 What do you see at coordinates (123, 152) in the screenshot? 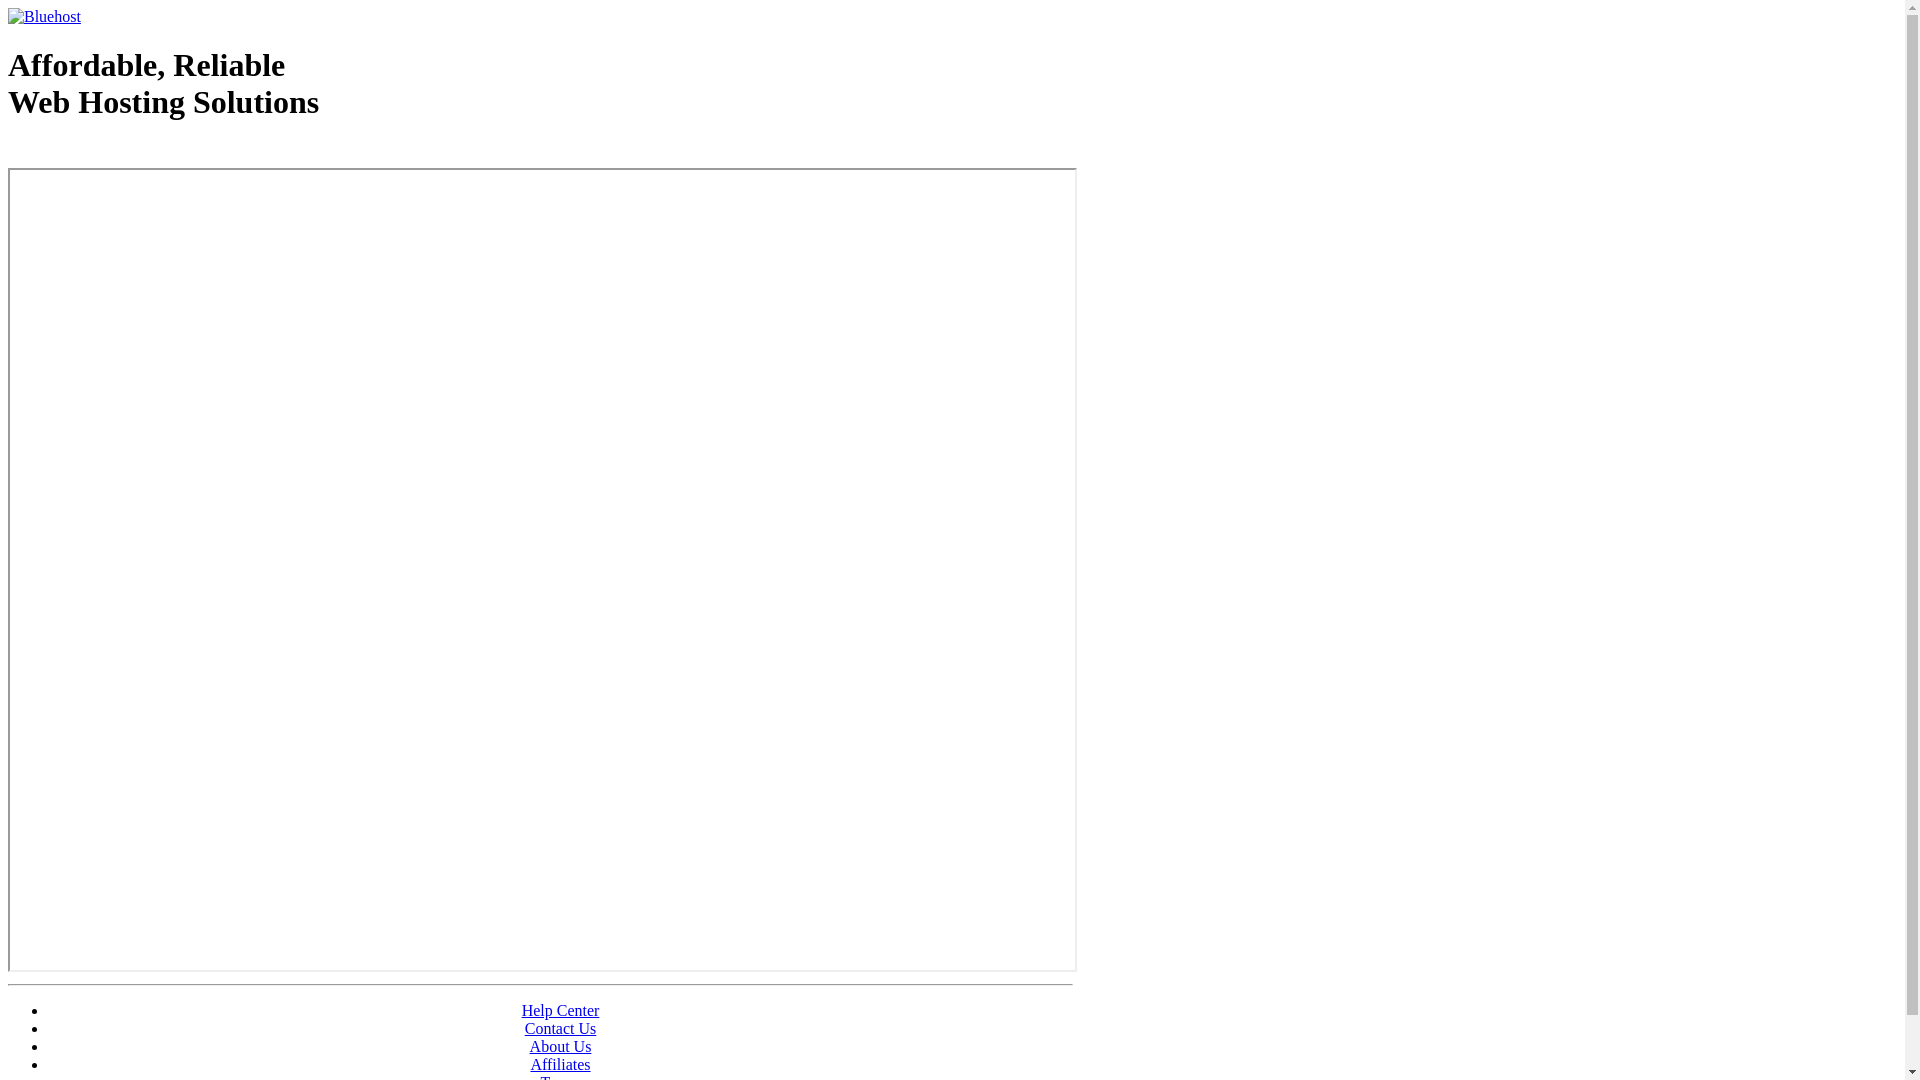
I see `'Web Hosting - courtesy of www.bluehost.com'` at bounding box center [123, 152].